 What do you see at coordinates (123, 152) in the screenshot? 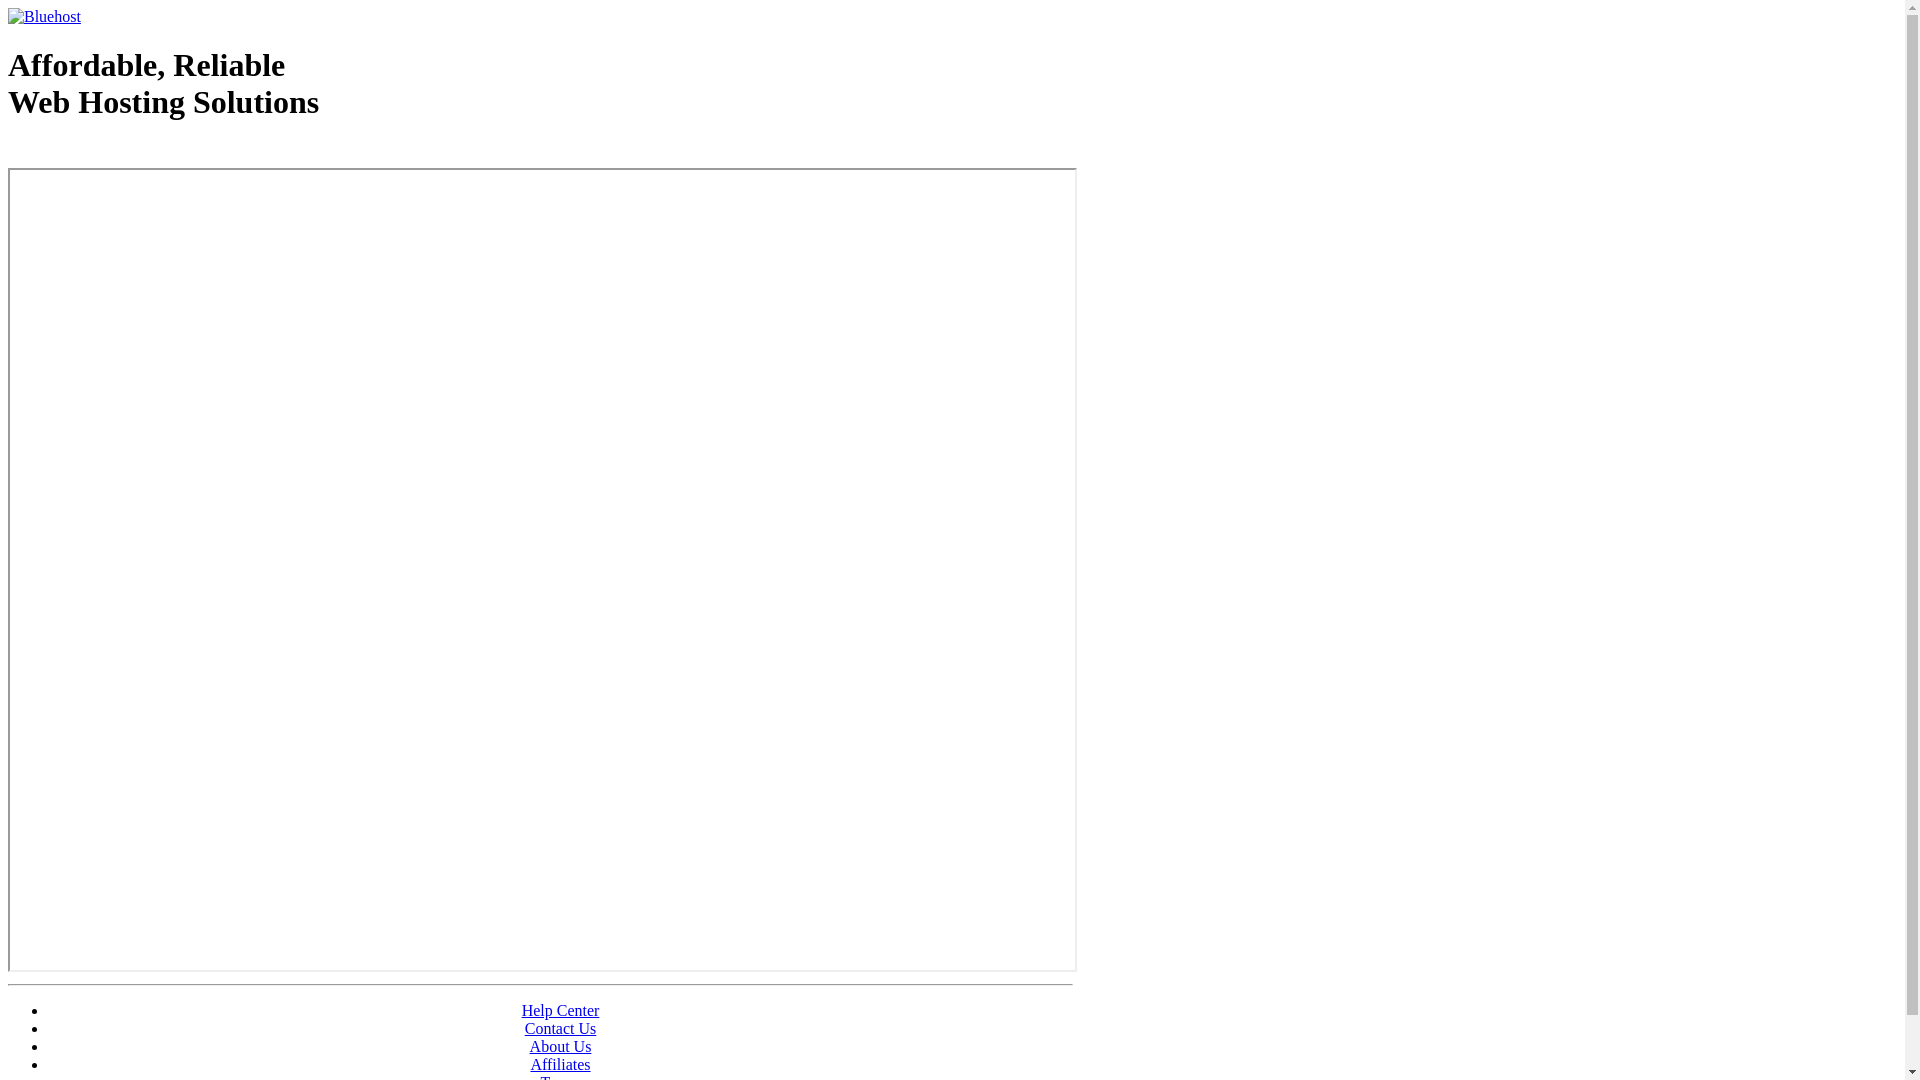
I see `'Web Hosting - courtesy of www.bluehost.com'` at bounding box center [123, 152].